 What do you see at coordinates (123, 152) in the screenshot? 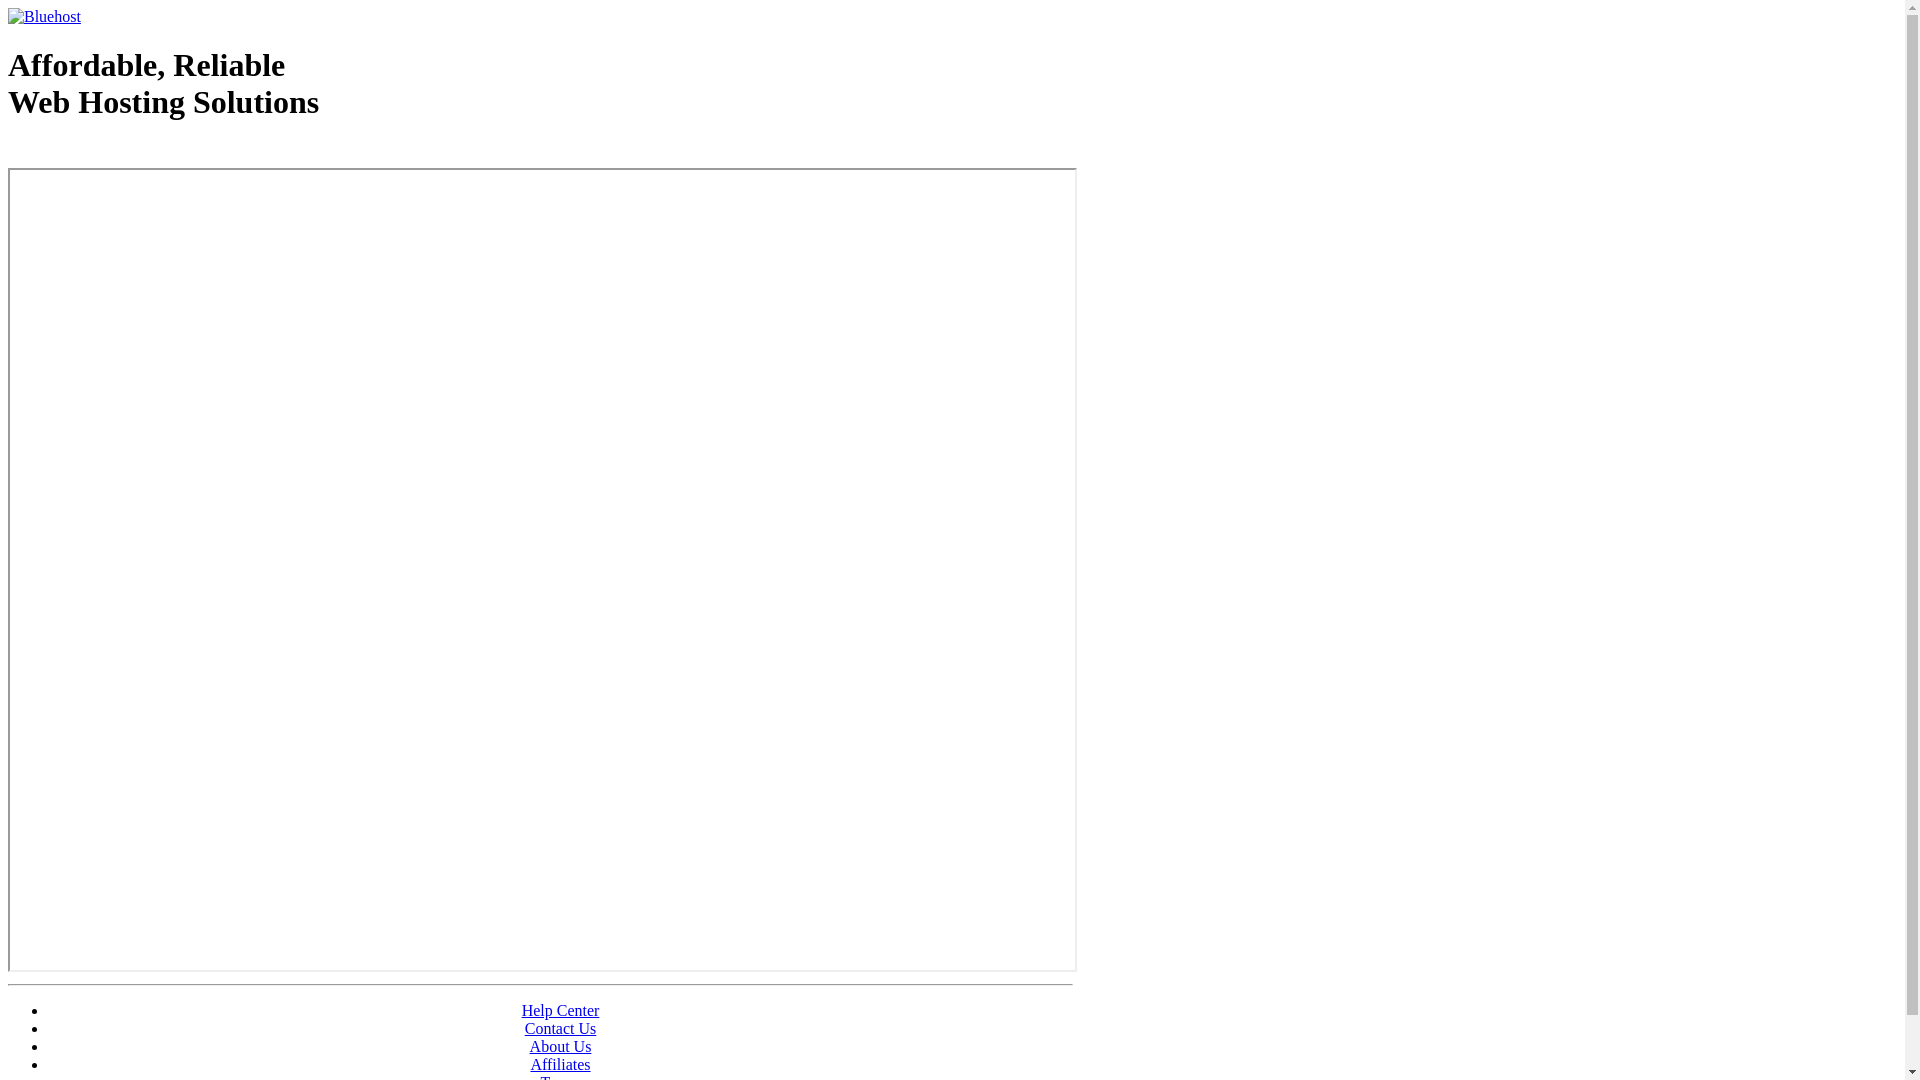
I see `'Web Hosting - courtesy of www.bluehost.com'` at bounding box center [123, 152].